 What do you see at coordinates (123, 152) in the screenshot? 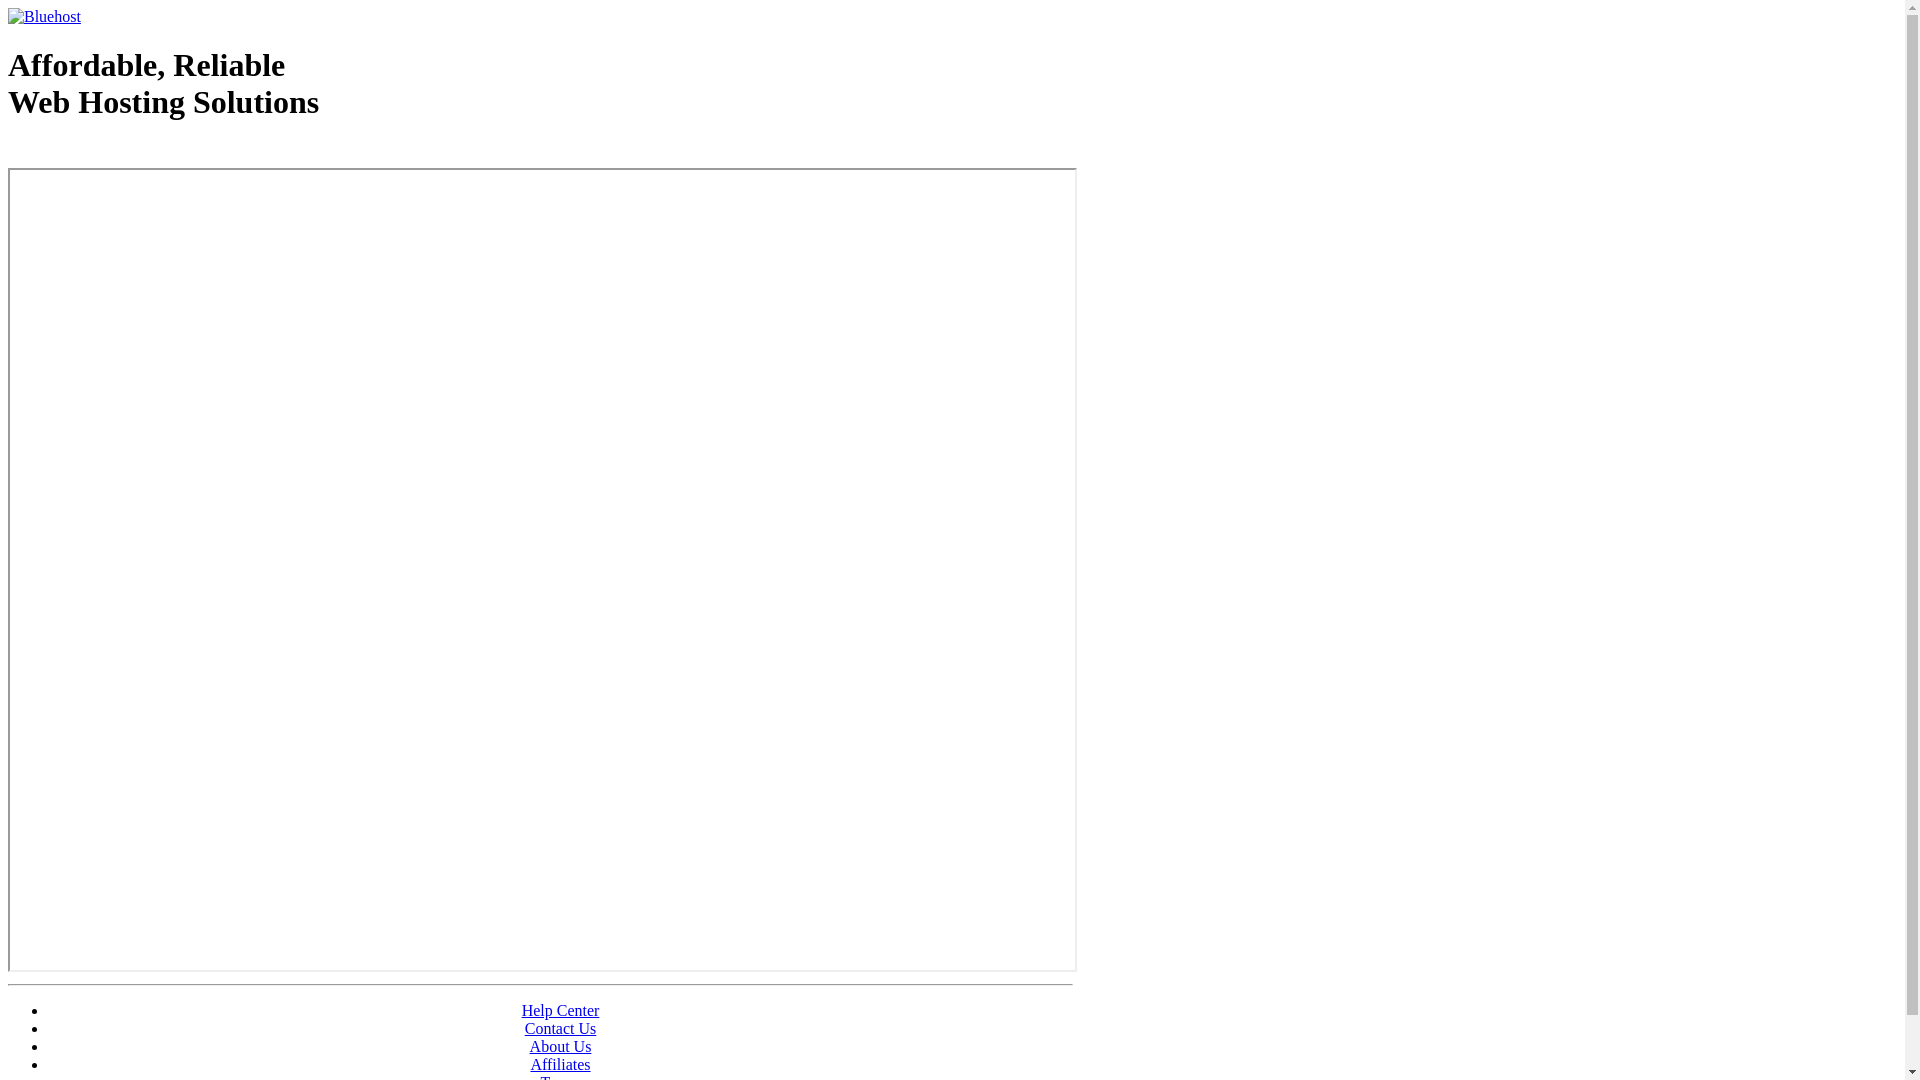
I see `'Web Hosting - courtesy of www.bluehost.com'` at bounding box center [123, 152].